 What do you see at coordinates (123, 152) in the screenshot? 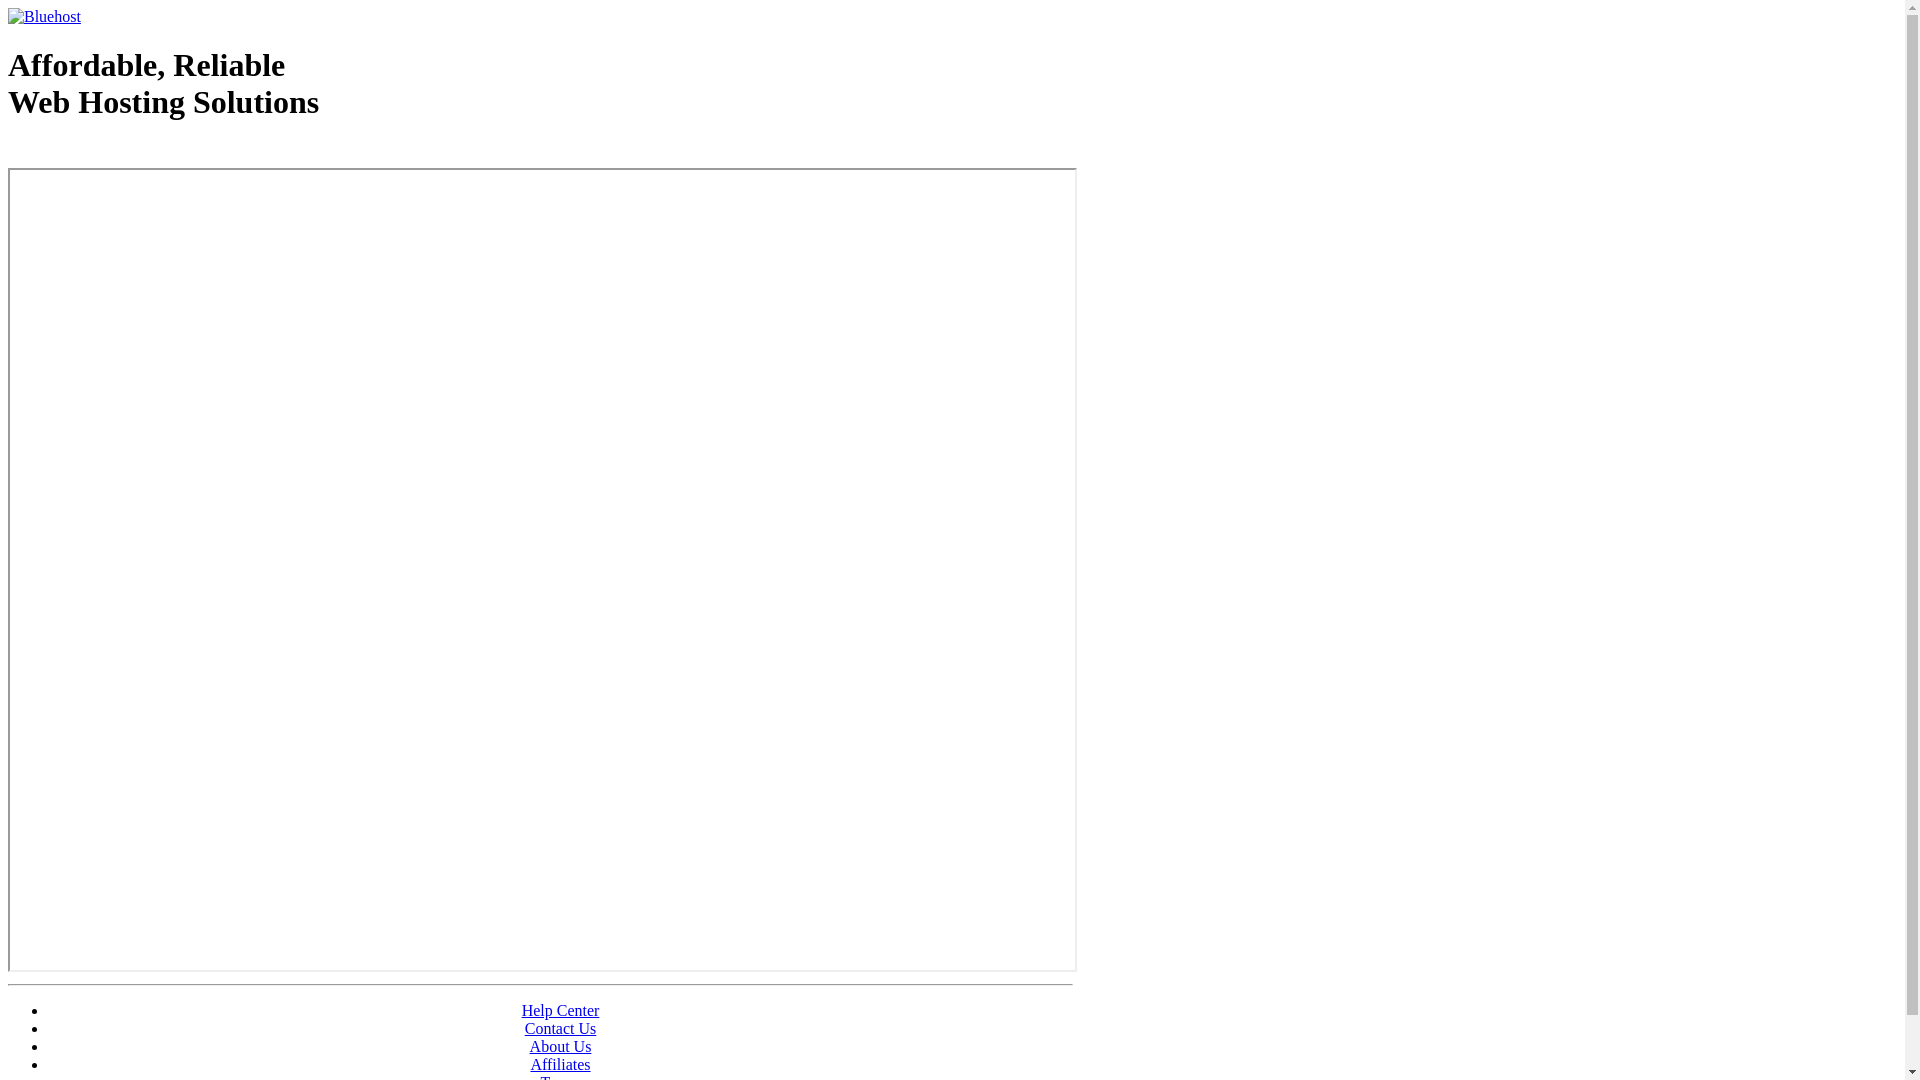
I see `'Web Hosting - courtesy of www.bluehost.com'` at bounding box center [123, 152].